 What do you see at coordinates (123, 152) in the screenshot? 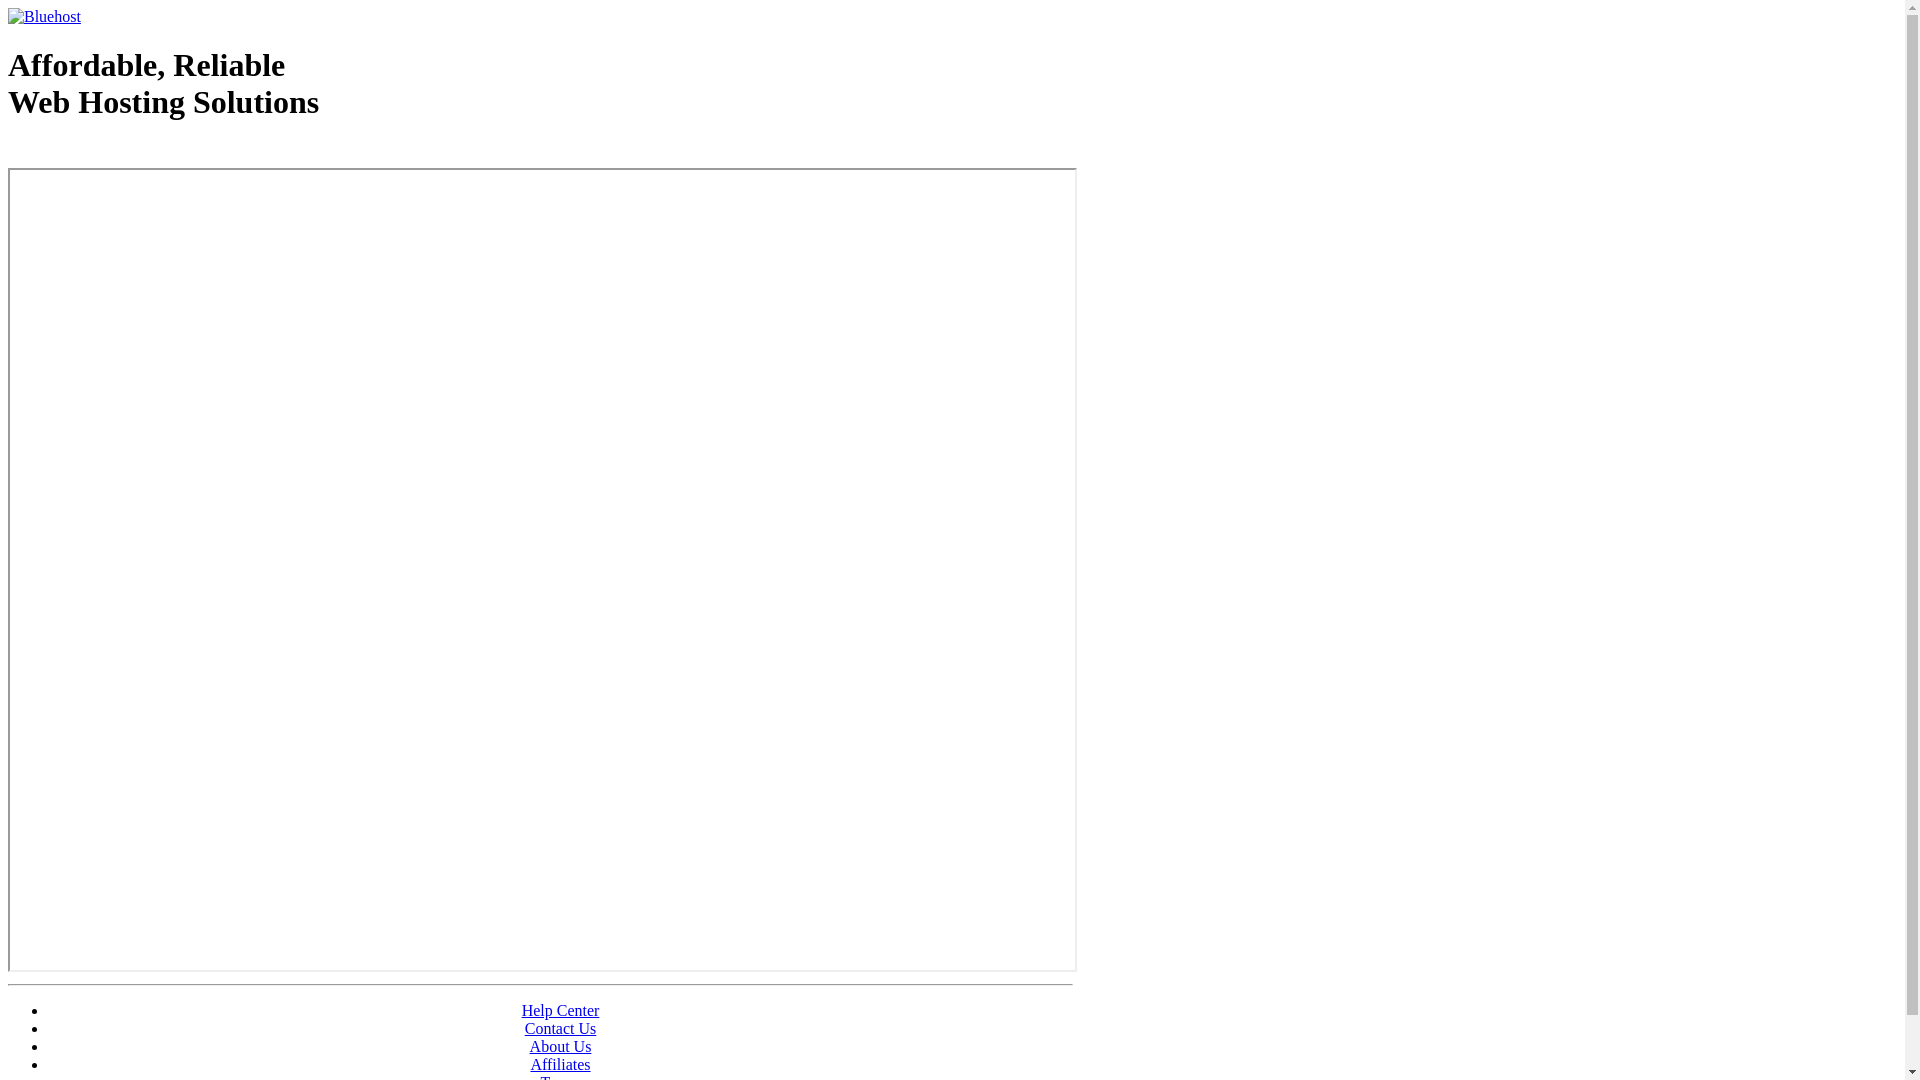
I see `'Web Hosting - courtesy of www.bluehost.com'` at bounding box center [123, 152].